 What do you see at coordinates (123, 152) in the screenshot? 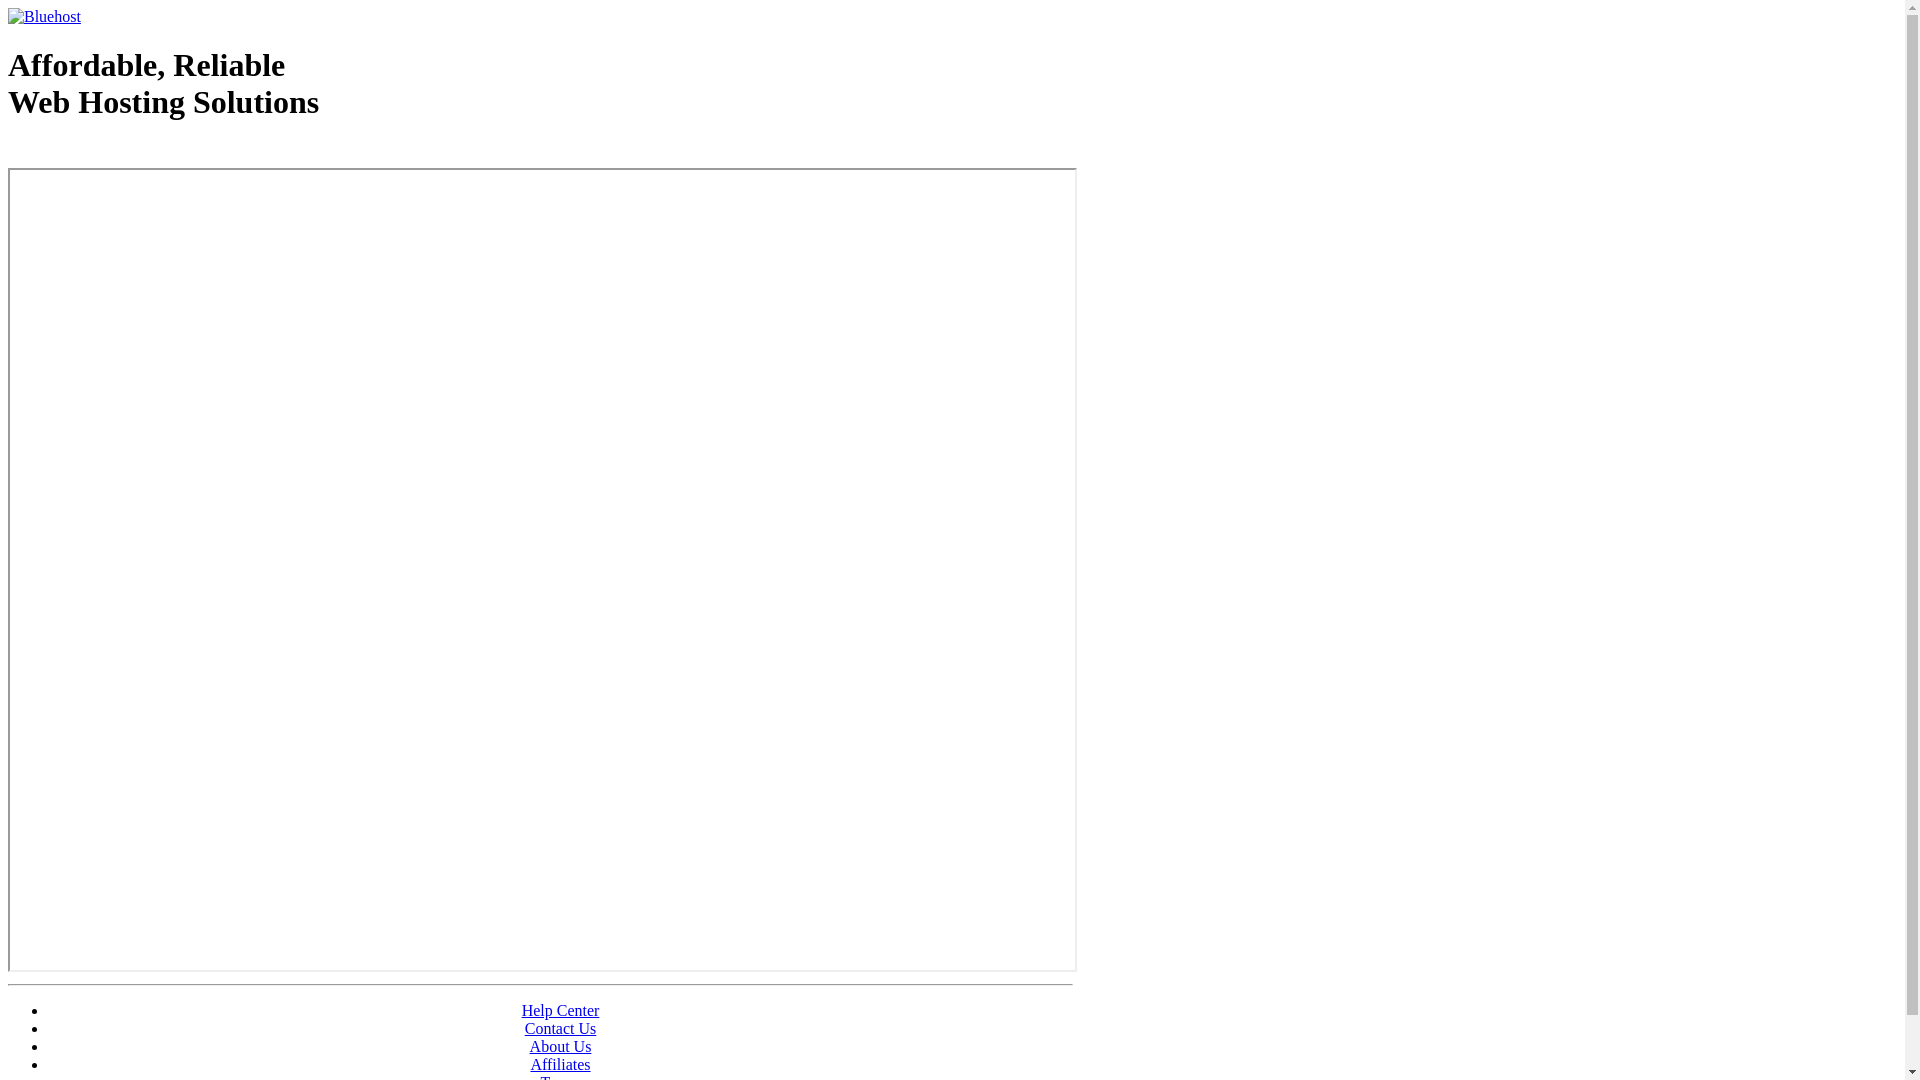
I see `'Web Hosting - courtesy of www.bluehost.com'` at bounding box center [123, 152].